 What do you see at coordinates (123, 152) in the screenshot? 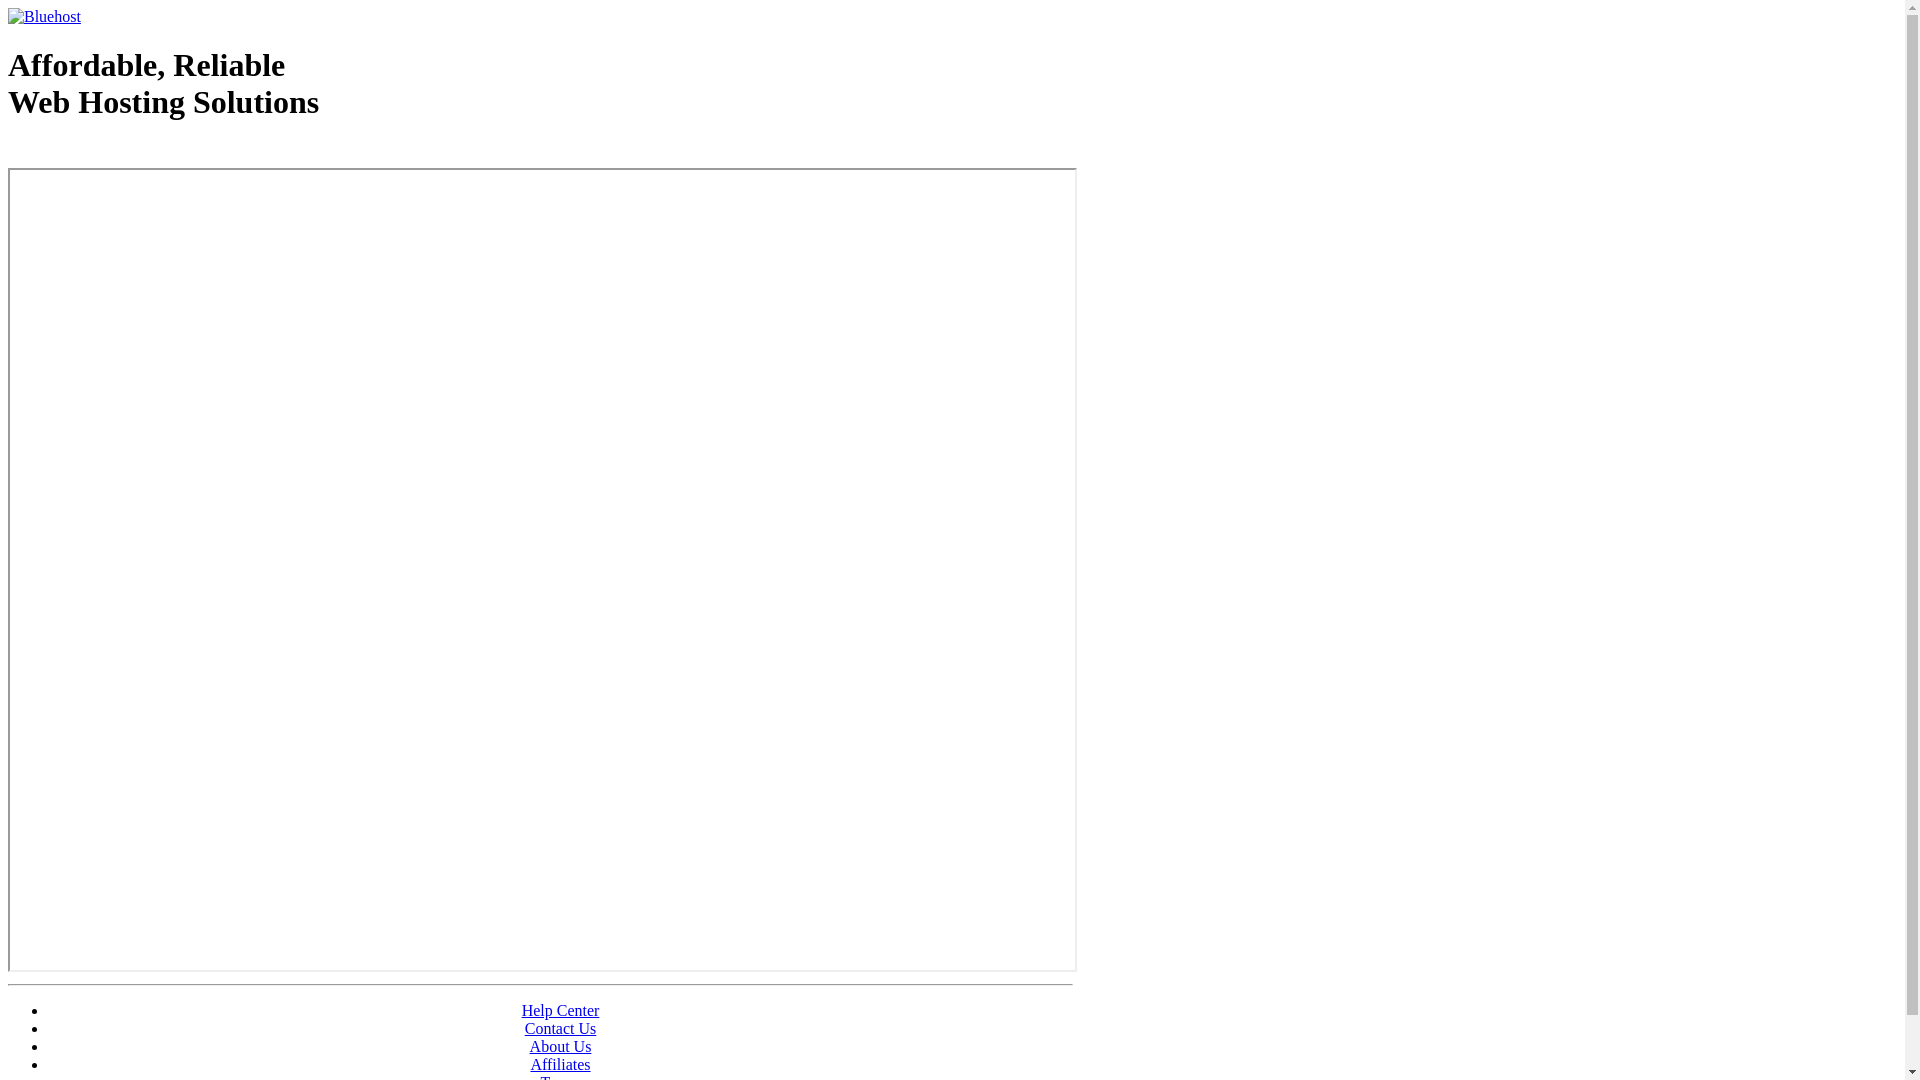
I see `'Web Hosting - courtesy of www.bluehost.com'` at bounding box center [123, 152].